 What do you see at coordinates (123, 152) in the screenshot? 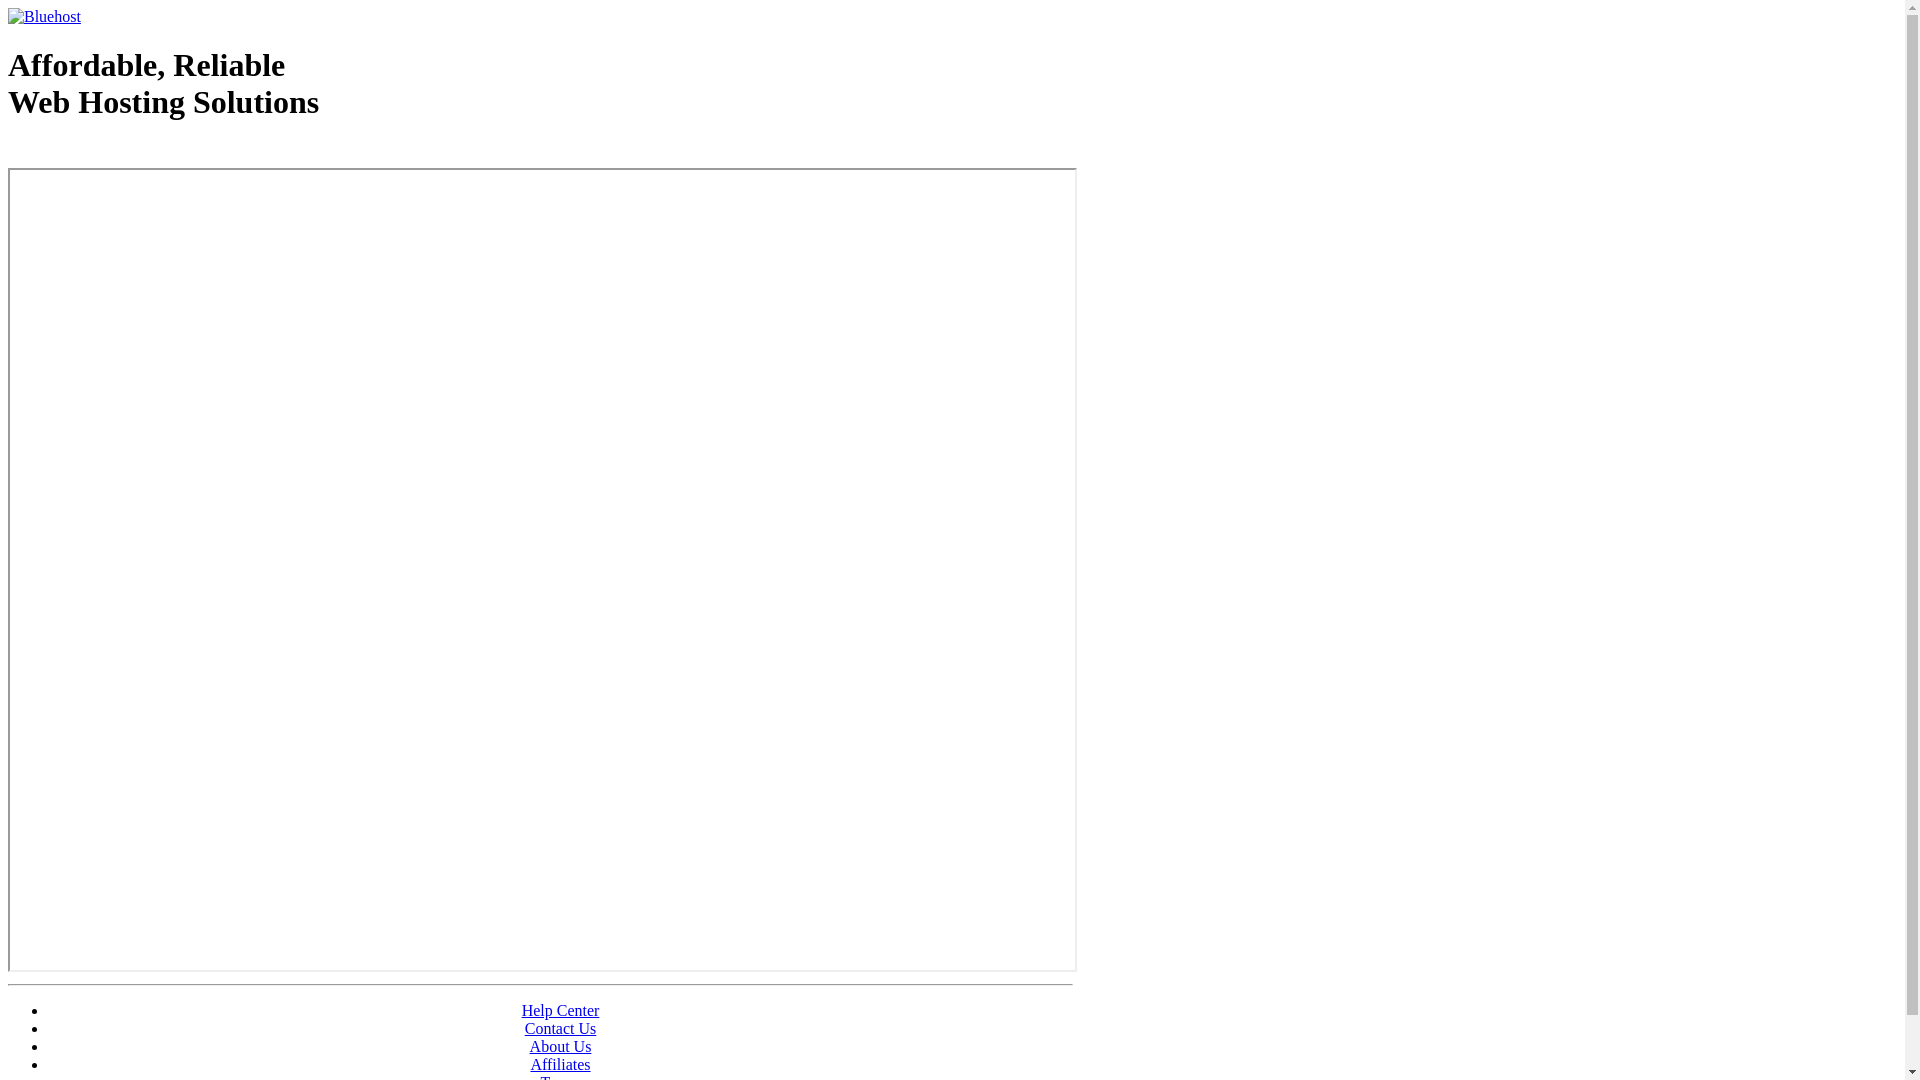
I see `'Web Hosting - courtesy of www.bluehost.com'` at bounding box center [123, 152].